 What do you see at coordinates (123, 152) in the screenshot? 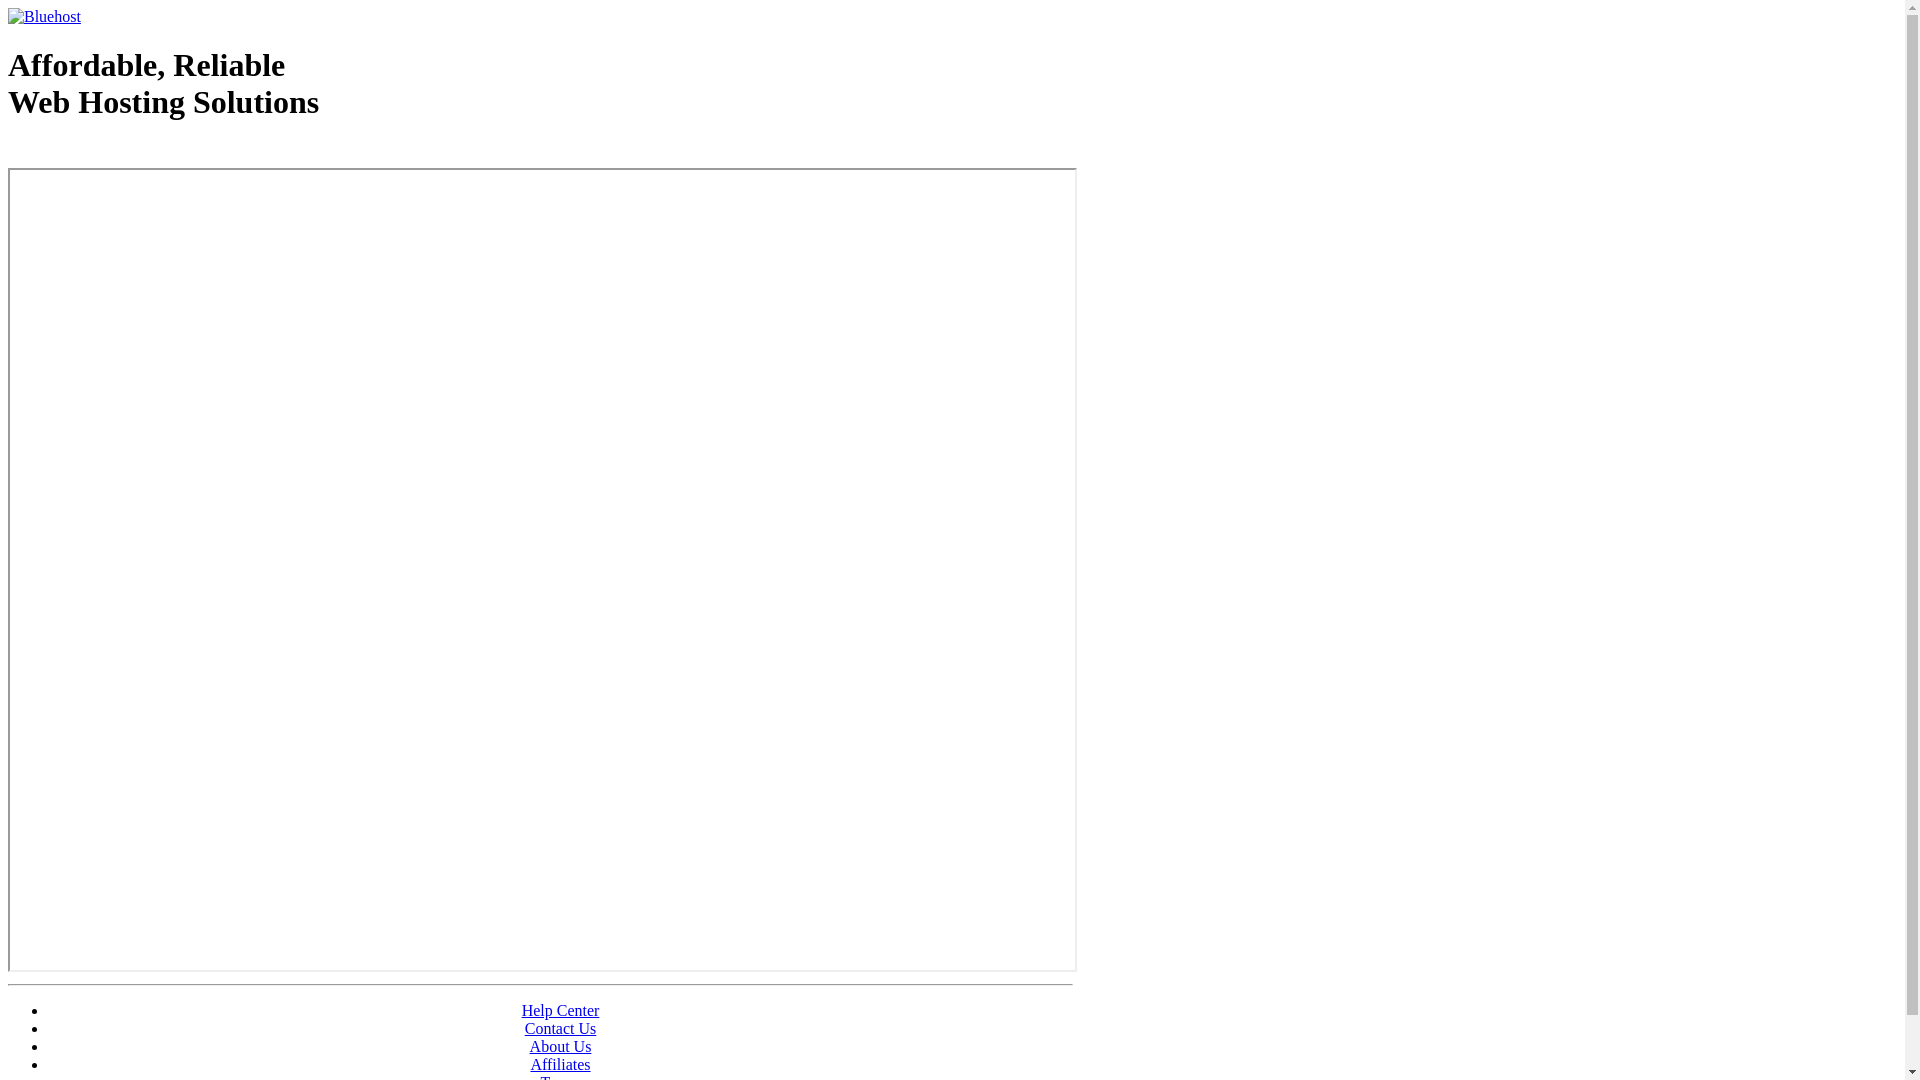
I see `'Web Hosting - courtesy of www.bluehost.com'` at bounding box center [123, 152].